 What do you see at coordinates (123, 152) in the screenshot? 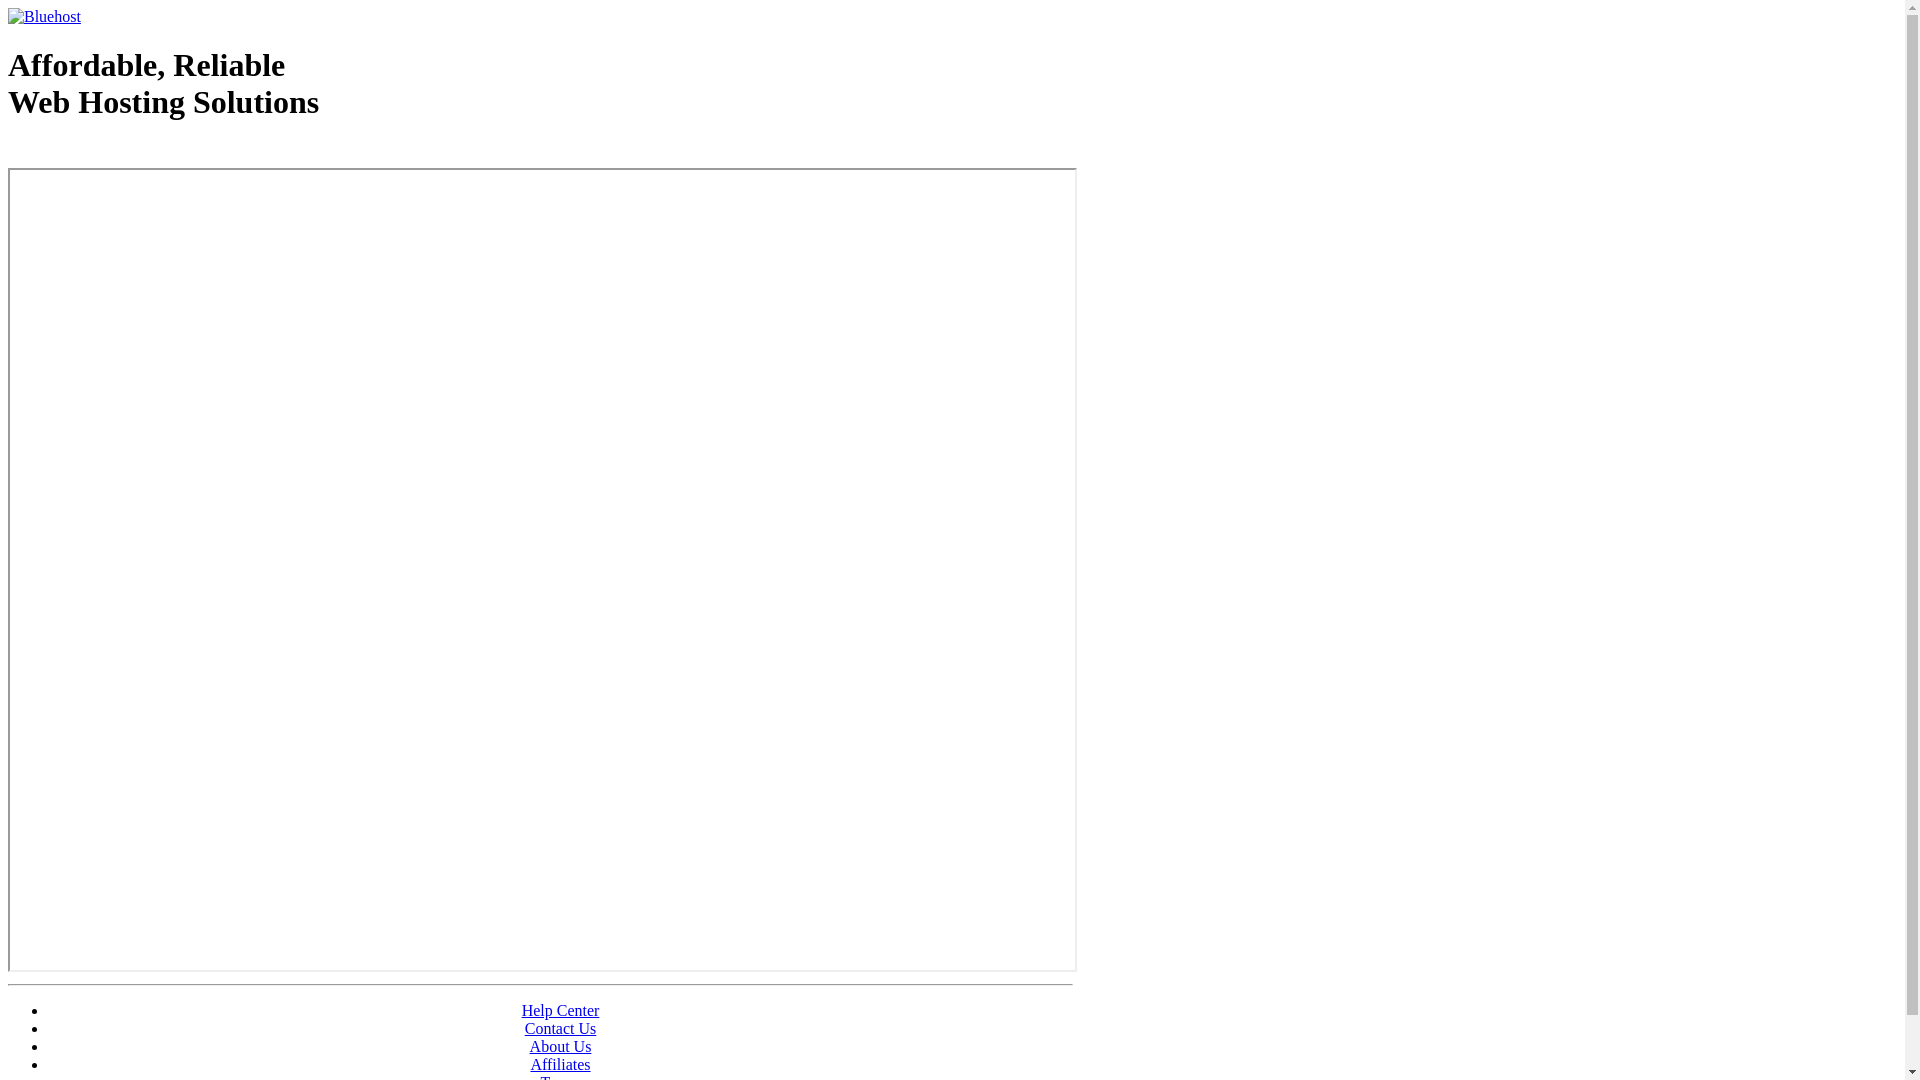
I see `'Web Hosting - courtesy of www.bluehost.com'` at bounding box center [123, 152].